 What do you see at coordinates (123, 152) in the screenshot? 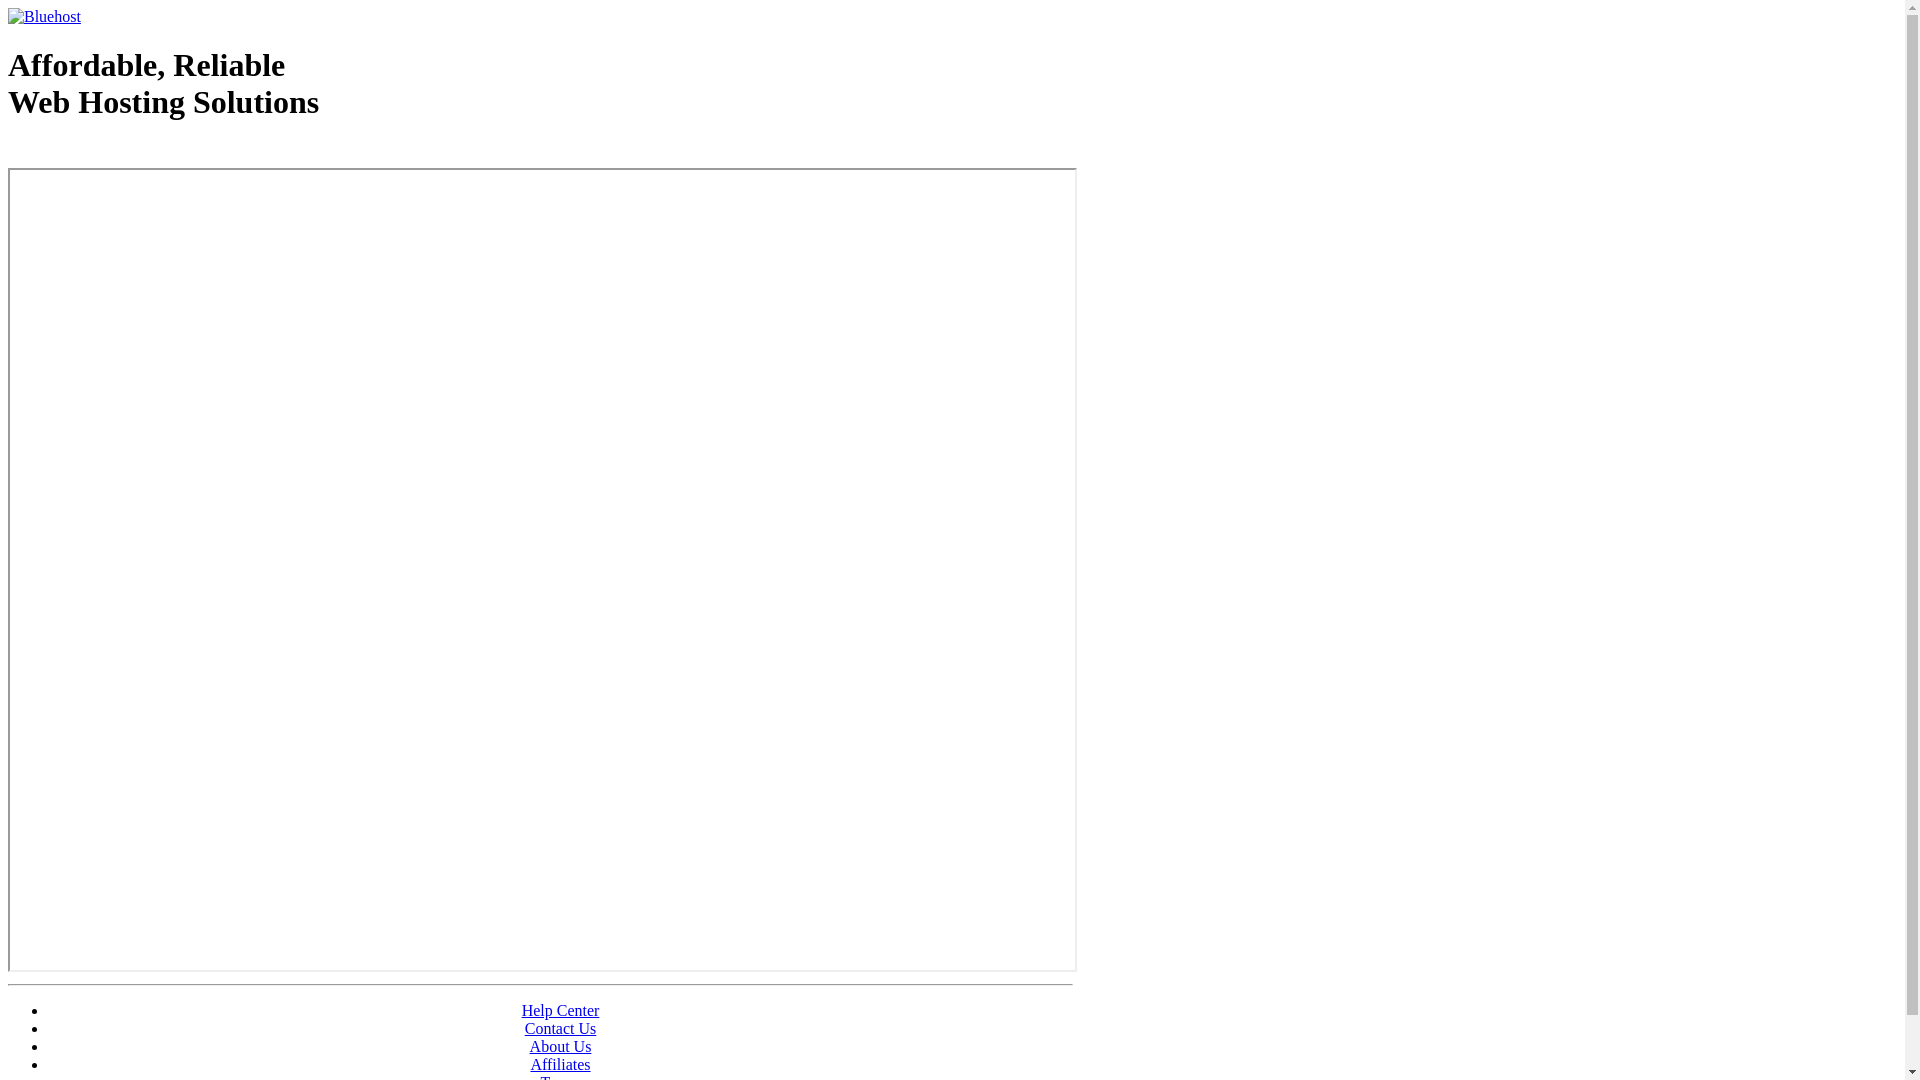
I see `'Web Hosting - courtesy of www.bluehost.com'` at bounding box center [123, 152].